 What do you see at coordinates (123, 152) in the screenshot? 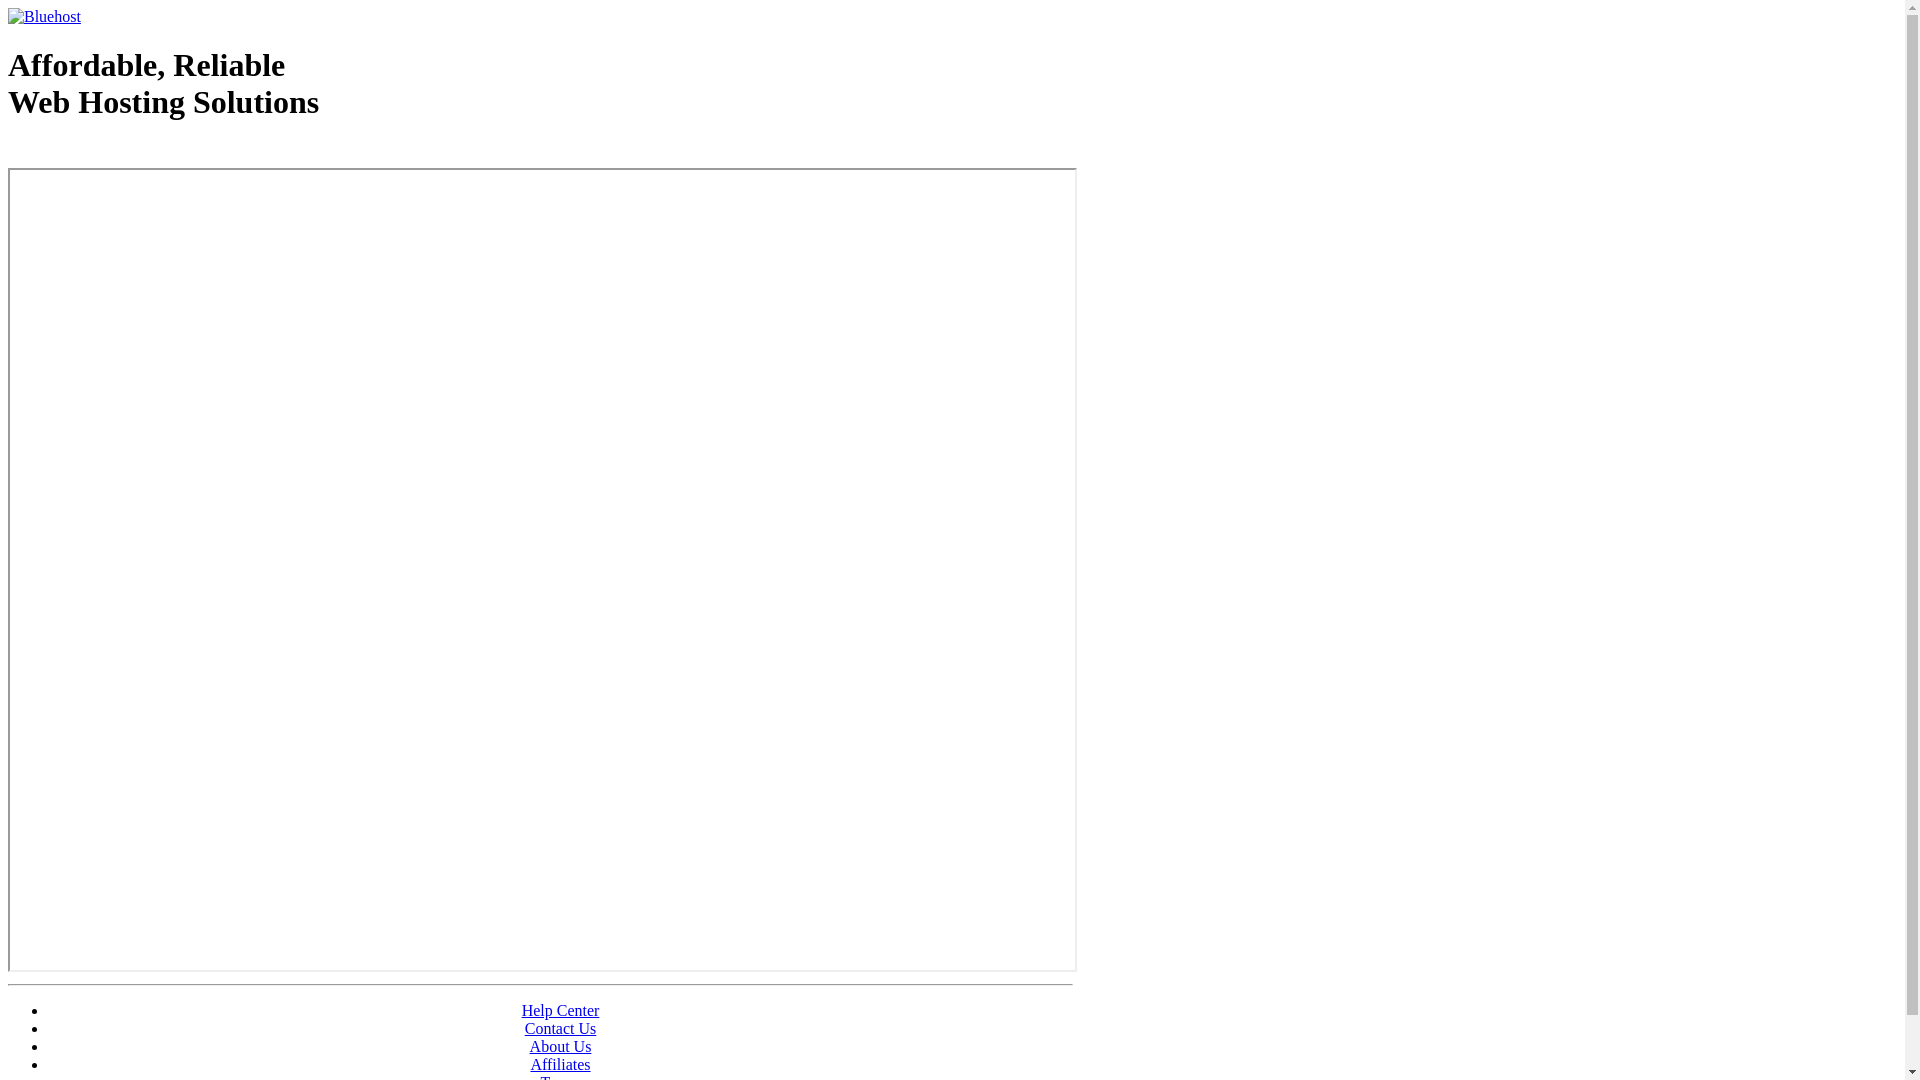
I see `'Web Hosting - courtesy of www.bluehost.com'` at bounding box center [123, 152].